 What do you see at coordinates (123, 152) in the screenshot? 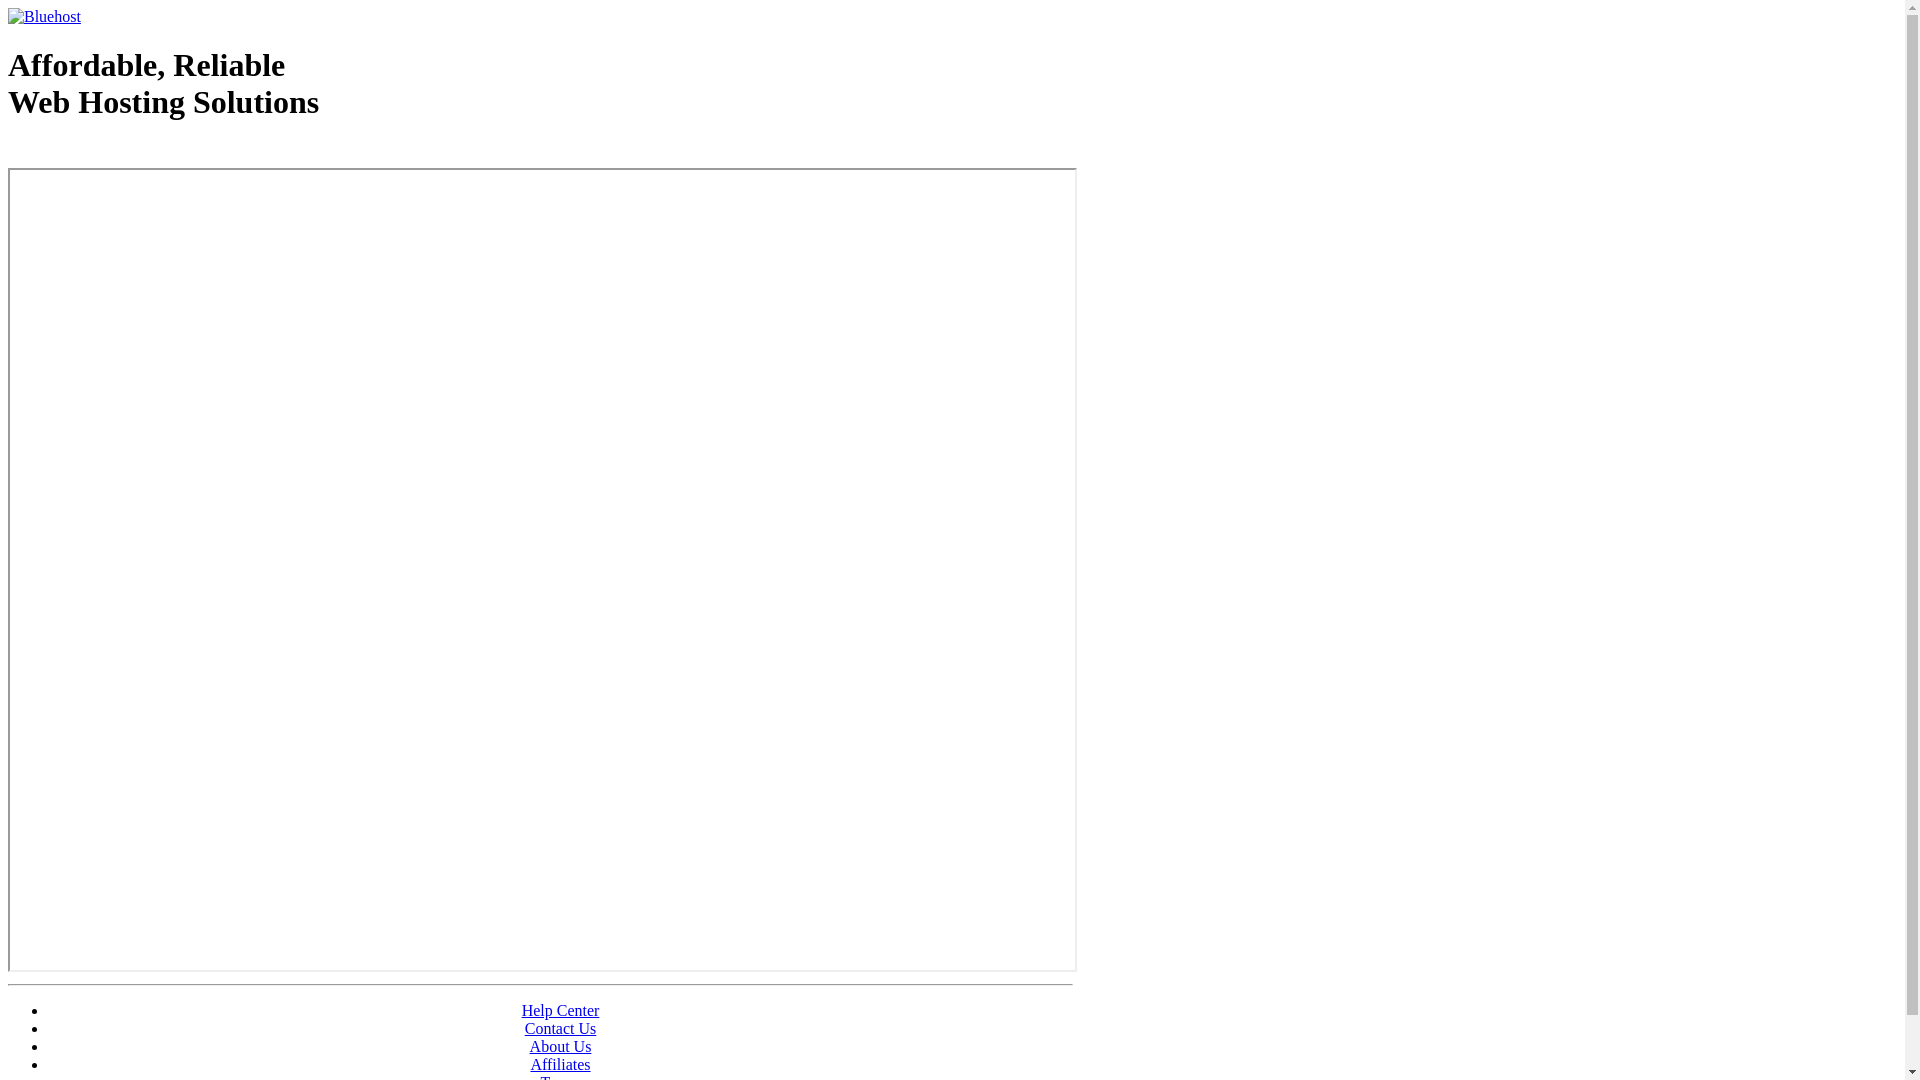
I see `'Web Hosting - courtesy of www.bluehost.com'` at bounding box center [123, 152].